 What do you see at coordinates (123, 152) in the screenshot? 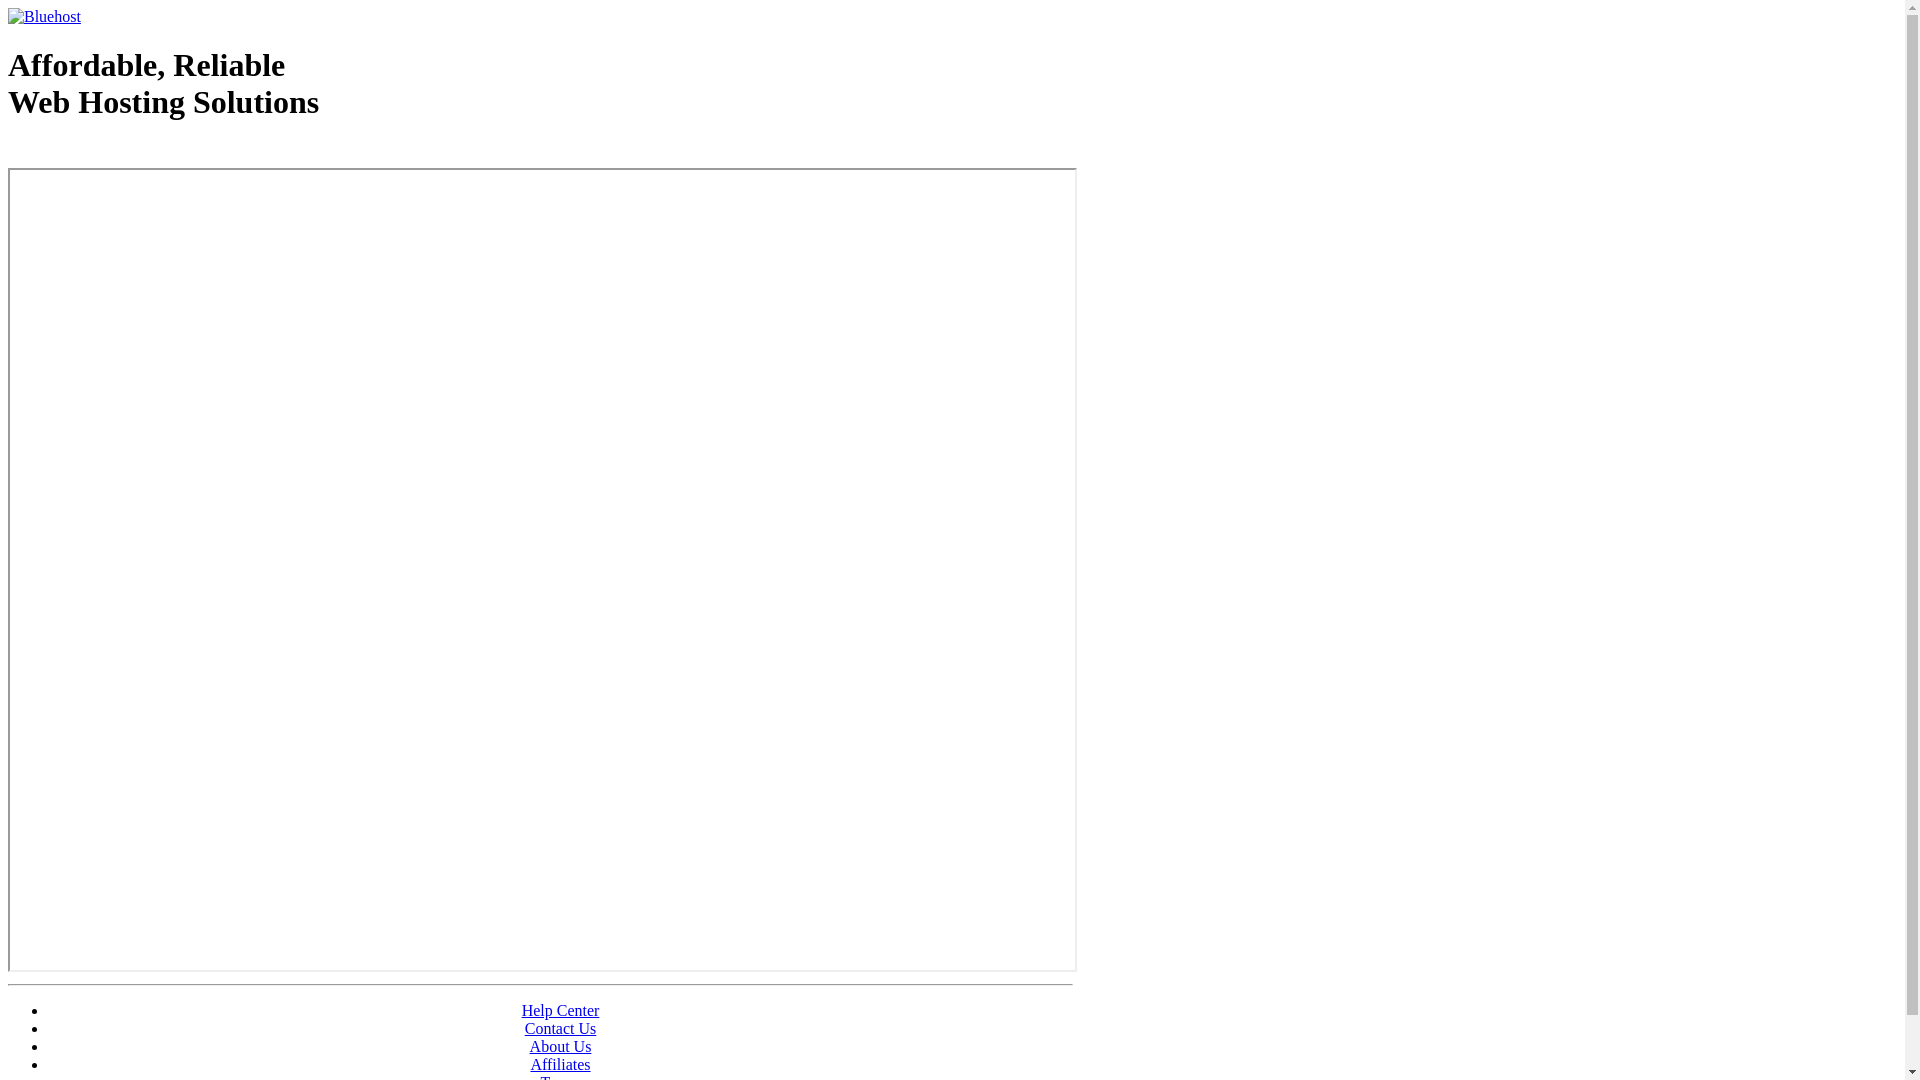
I see `'Web Hosting - courtesy of www.bluehost.com'` at bounding box center [123, 152].